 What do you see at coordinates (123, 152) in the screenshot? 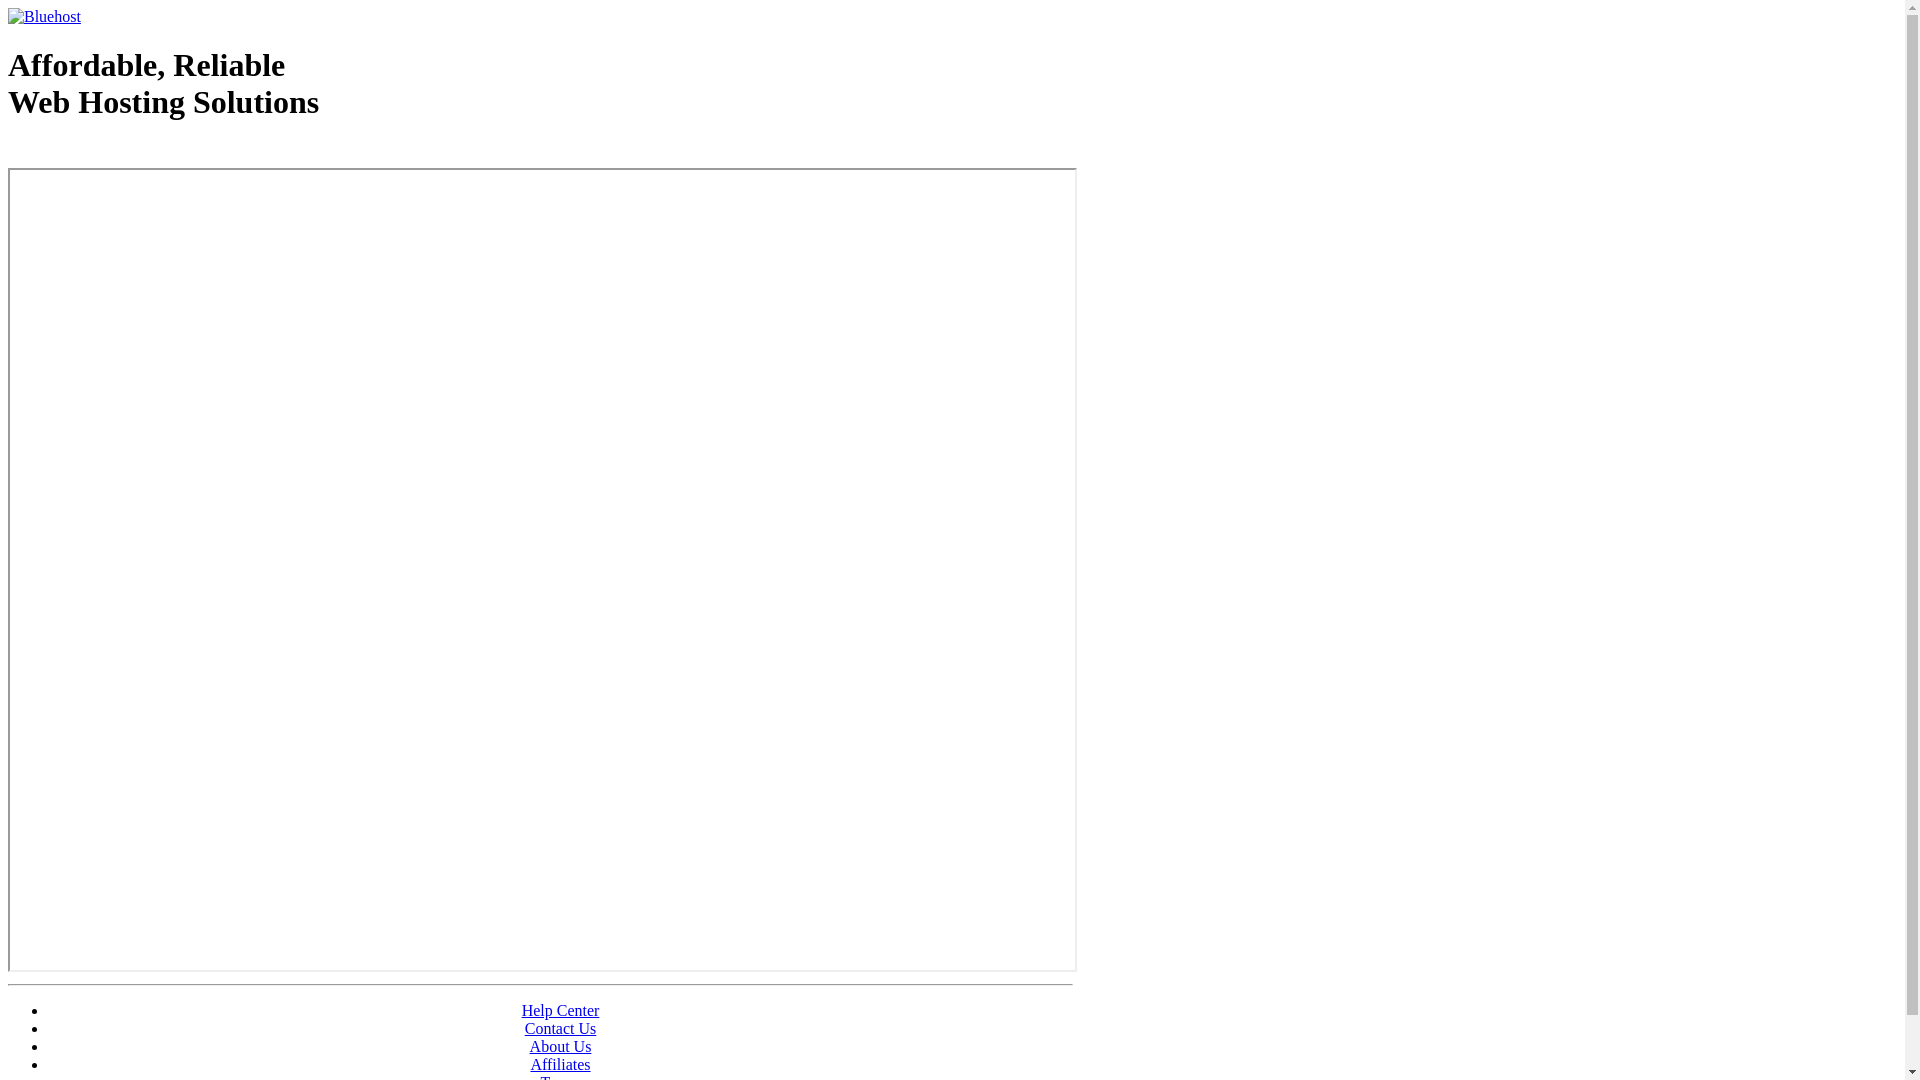
I see `'Web Hosting - courtesy of www.bluehost.com'` at bounding box center [123, 152].